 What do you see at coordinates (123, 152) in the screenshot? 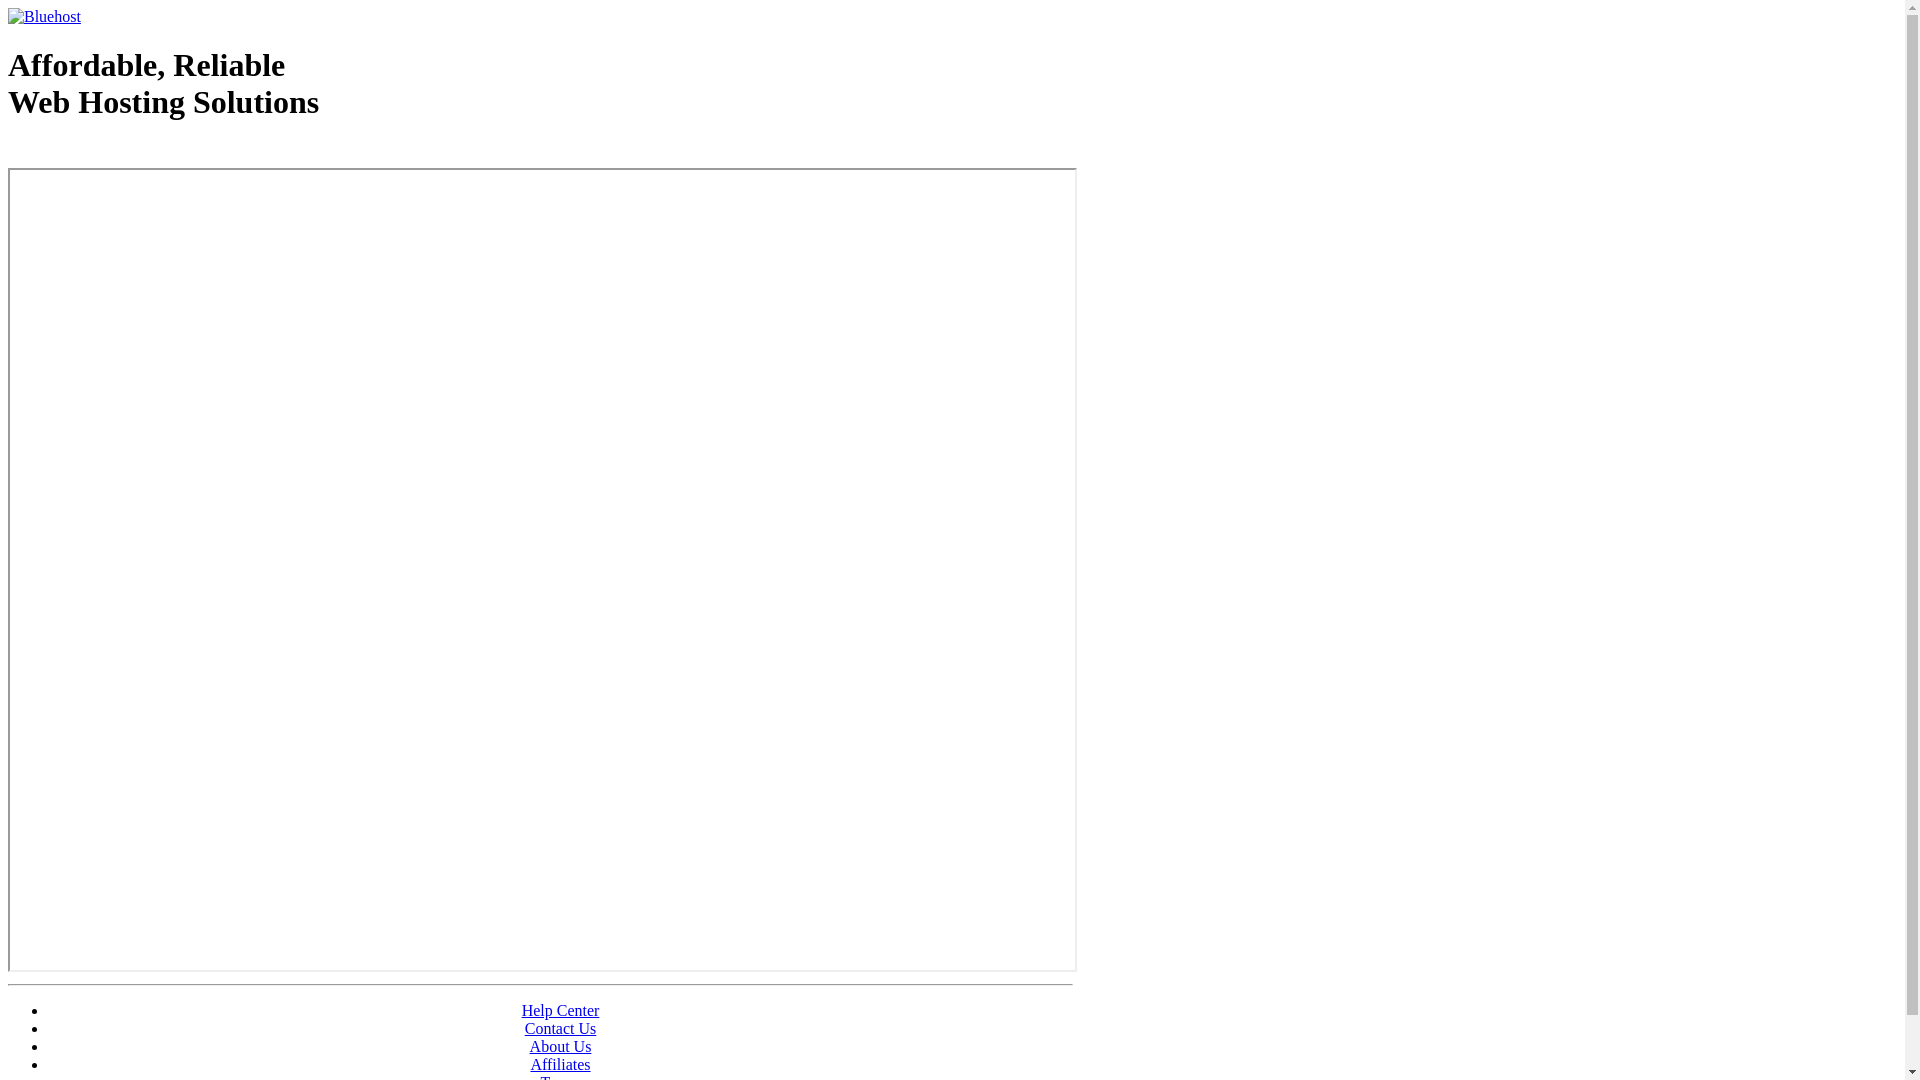
I see `'Web Hosting - courtesy of www.bluehost.com'` at bounding box center [123, 152].